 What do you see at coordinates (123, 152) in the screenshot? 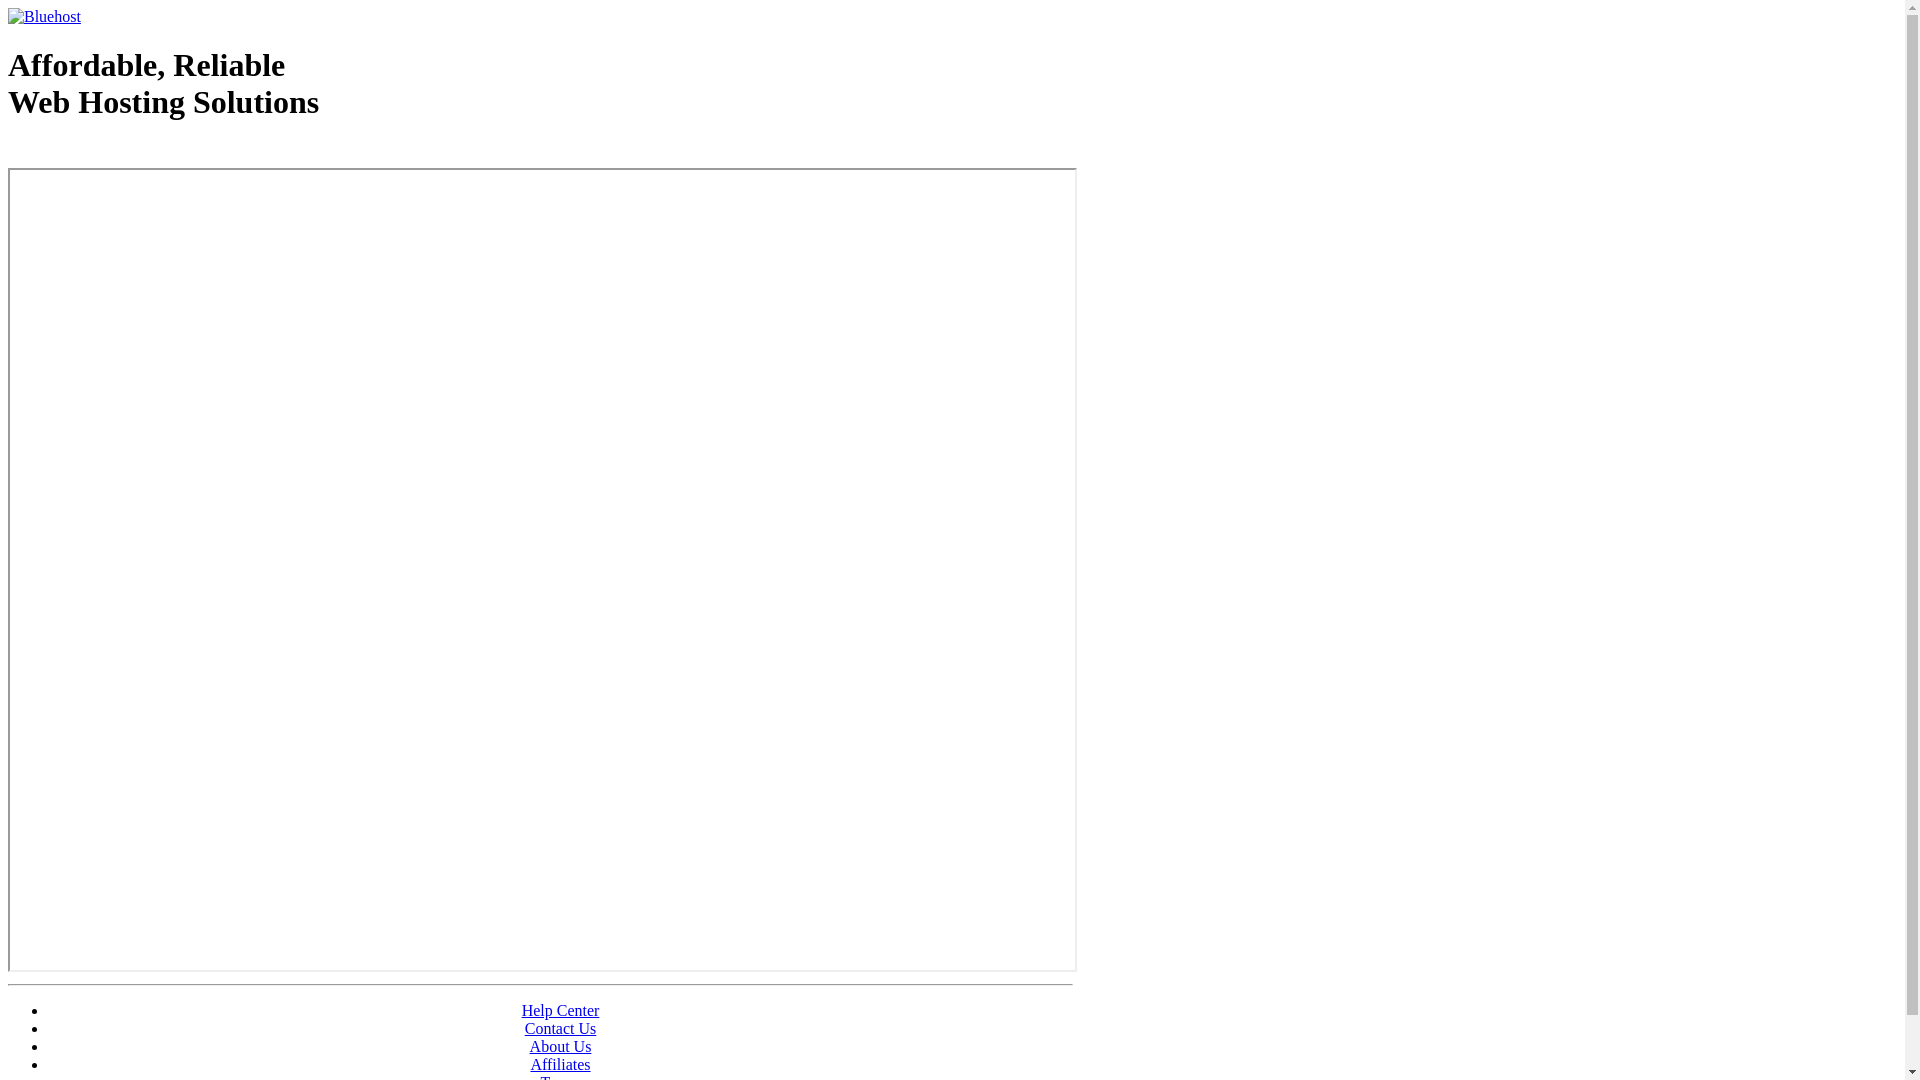
I see `'Web Hosting - courtesy of www.bluehost.com'` at bounding box center [123, 152].